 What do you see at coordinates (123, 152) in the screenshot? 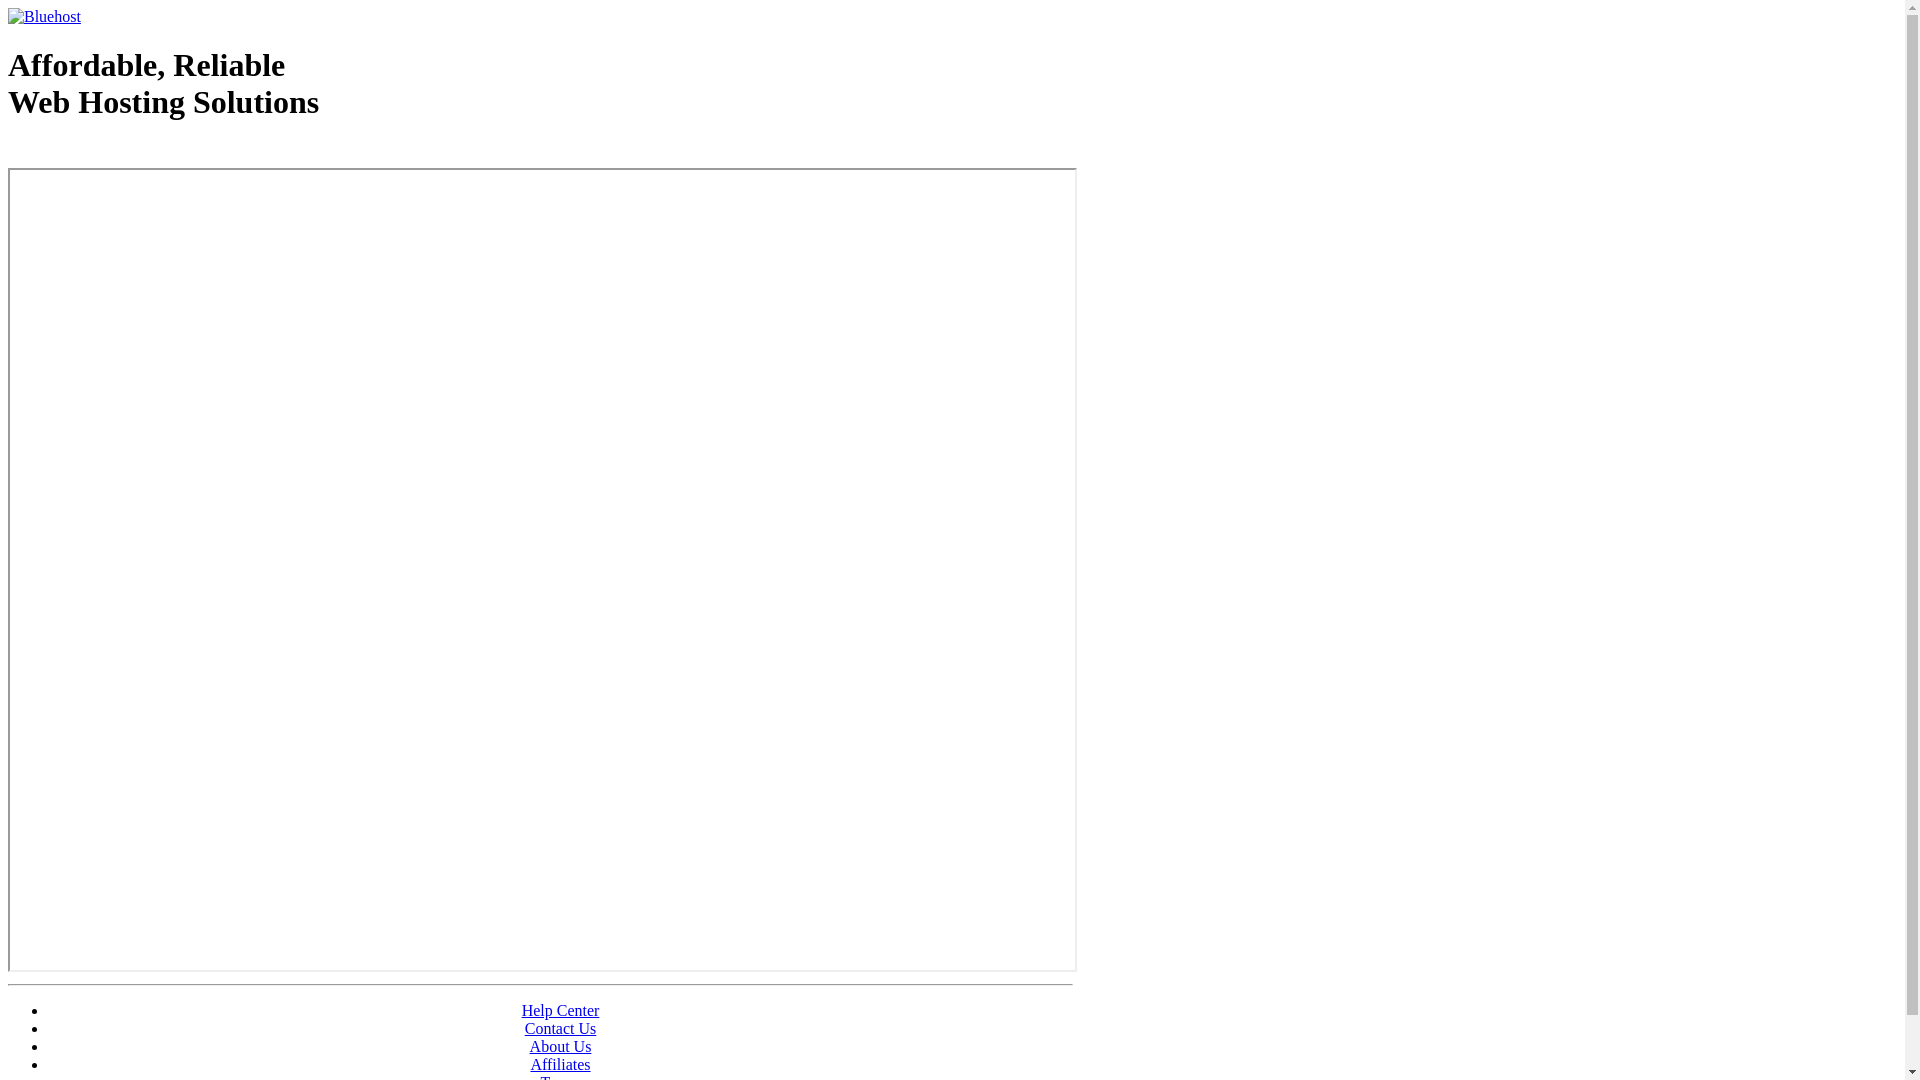
I see `'Web Hosting - courtesy of www.bluehost.com'` at bounding box center [123, 152].